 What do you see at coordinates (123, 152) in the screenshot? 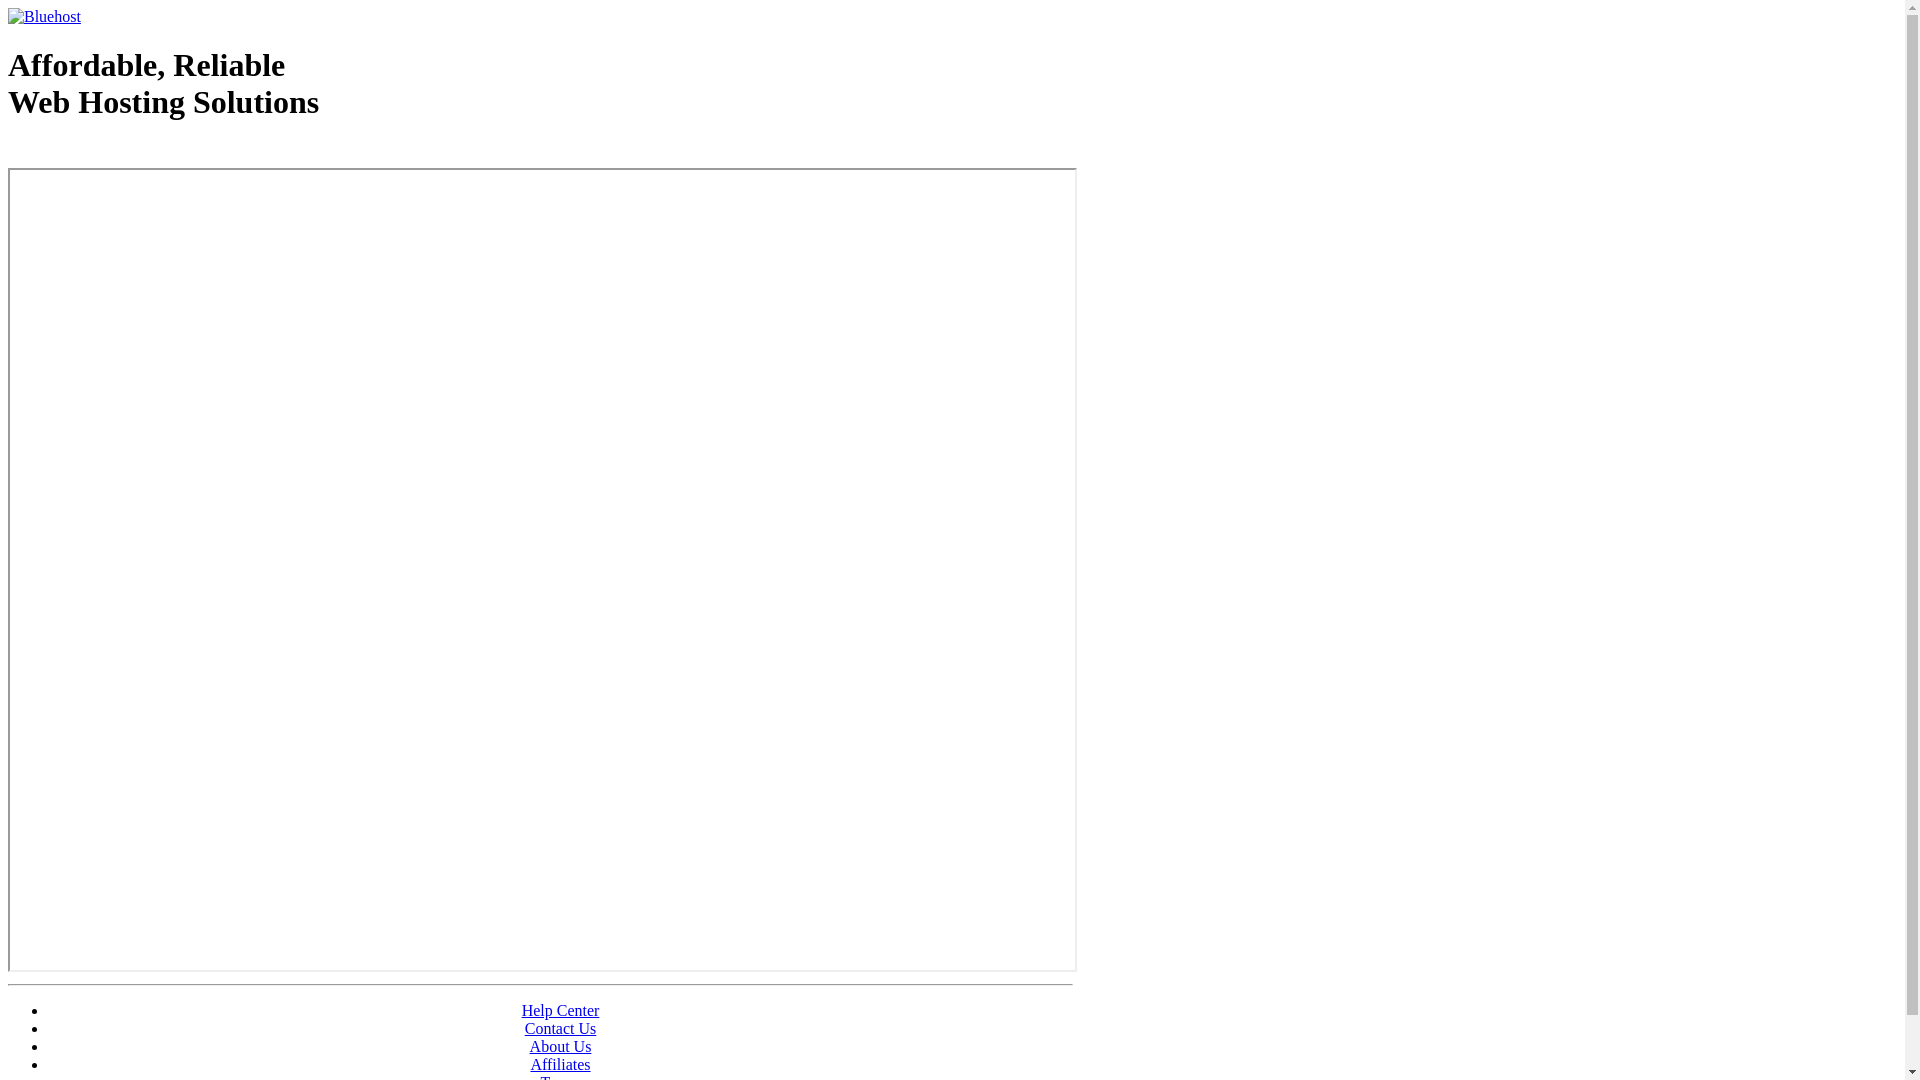
I see `'Web Hosting - courtesy of www.bluehost.com'` at bounding box center [123, 152].